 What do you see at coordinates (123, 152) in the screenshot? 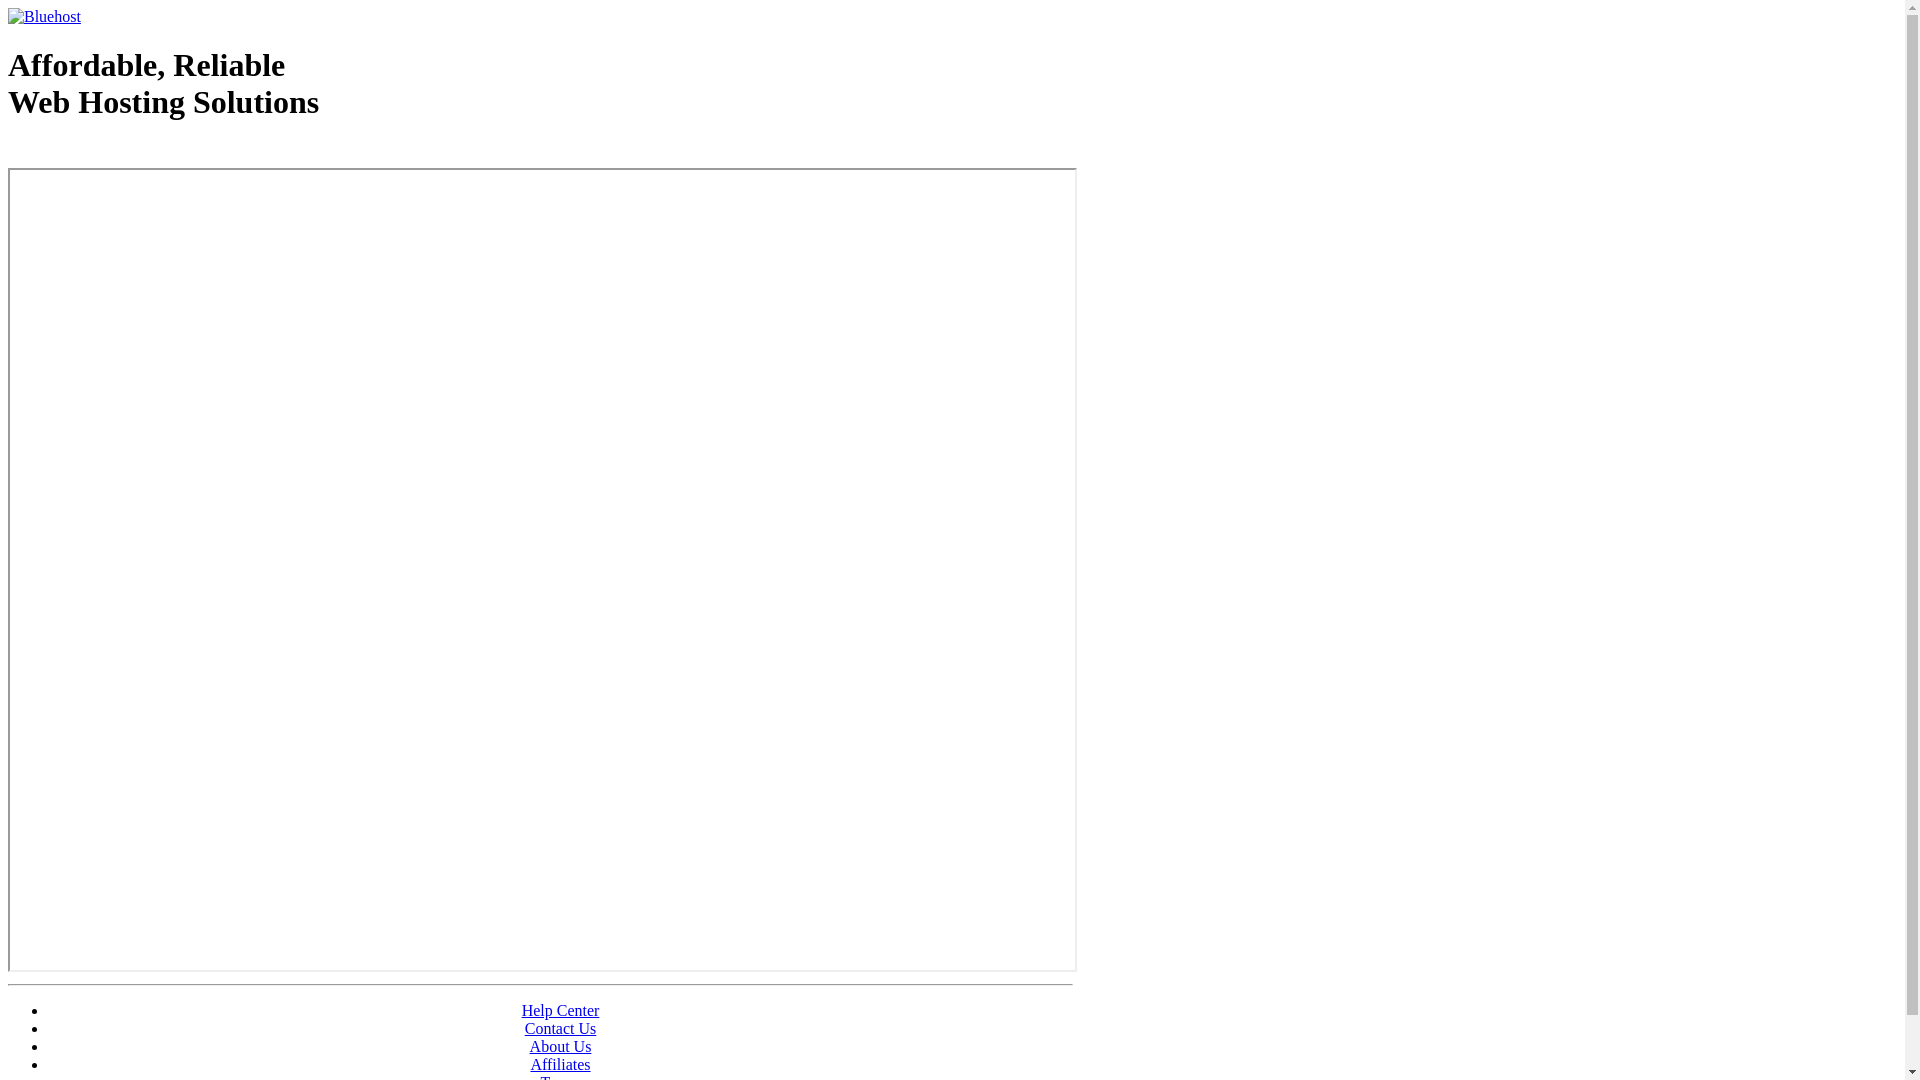
I see `'Web Hosting - courtesy of www.bluehost.com'` at bounding box center [123, 152].